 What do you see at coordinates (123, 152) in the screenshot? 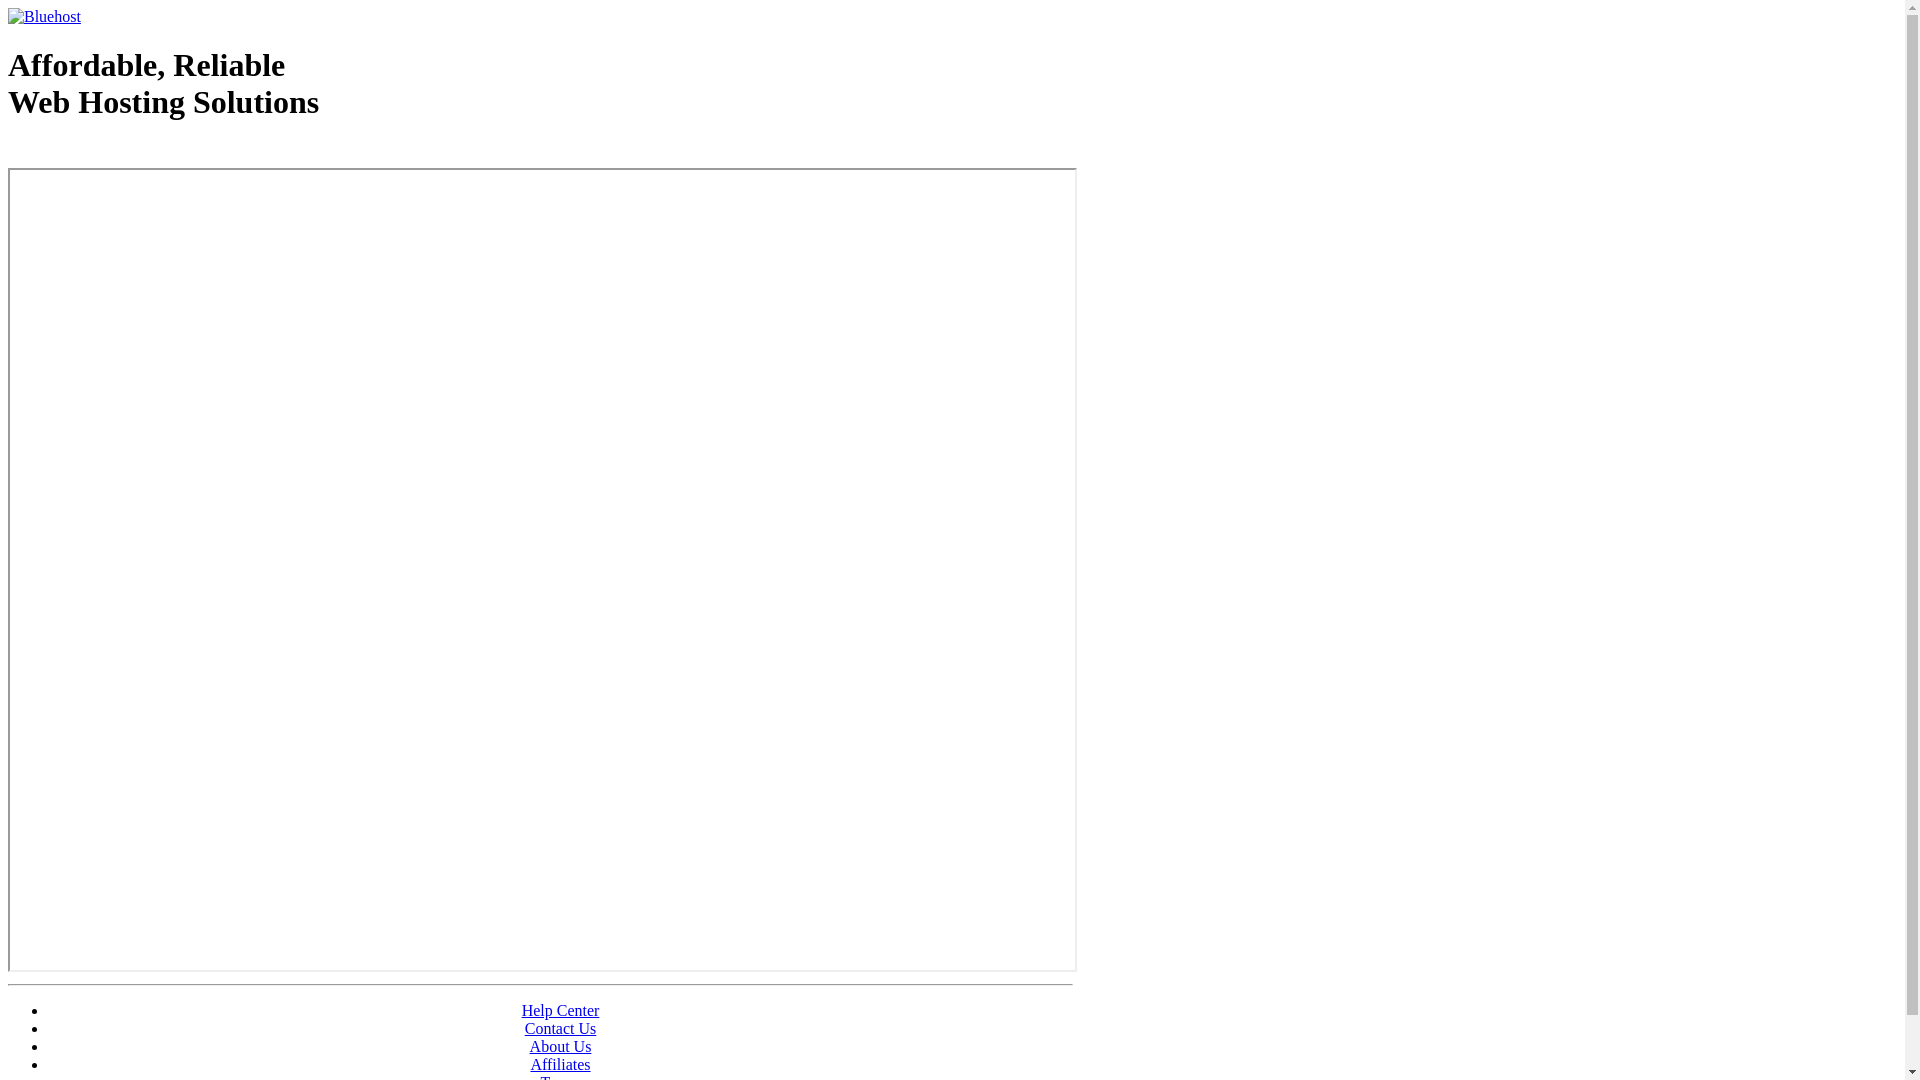
I see `'Web Hosting - courtesy of www.bluehost.com'` at bounding box center [123, 152].